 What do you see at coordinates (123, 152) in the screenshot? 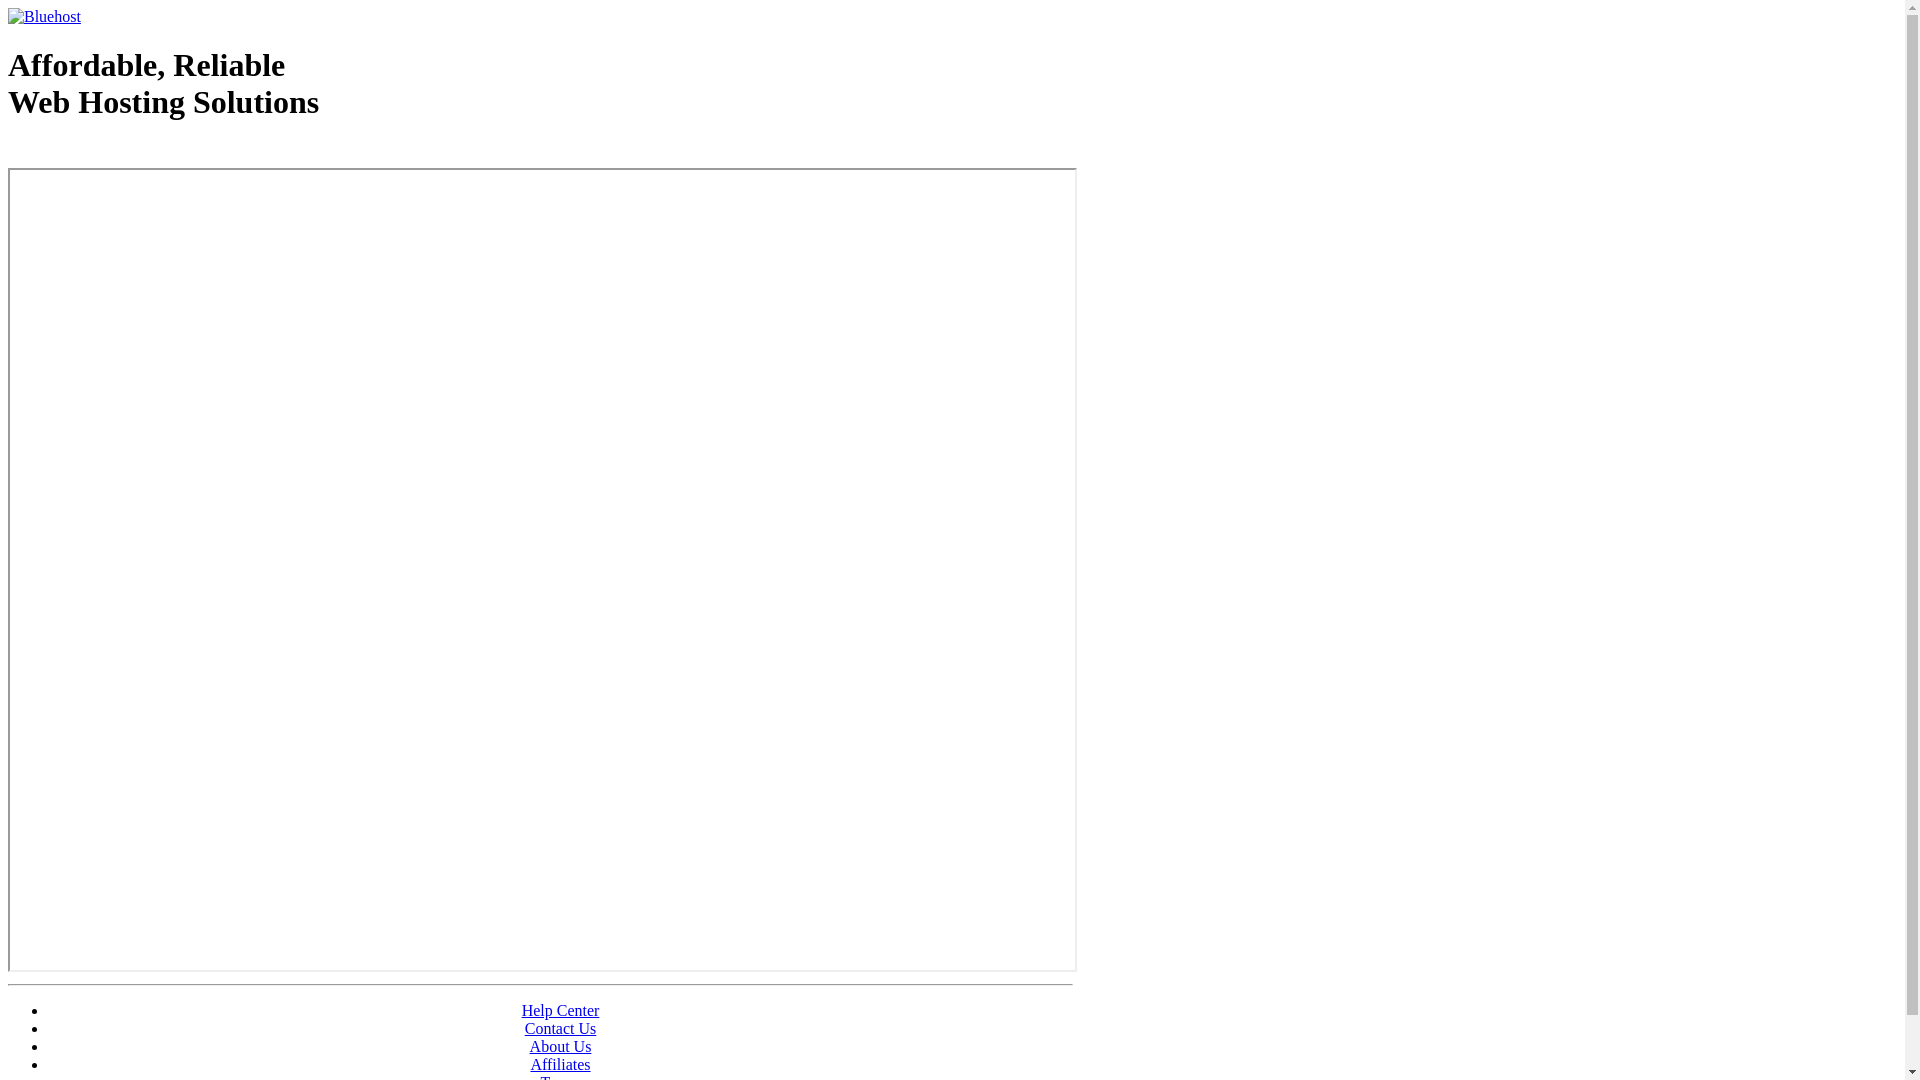
I see `'Web Hosting - courtesy of www.bluehost.com'` at bounding box center [123, 152].